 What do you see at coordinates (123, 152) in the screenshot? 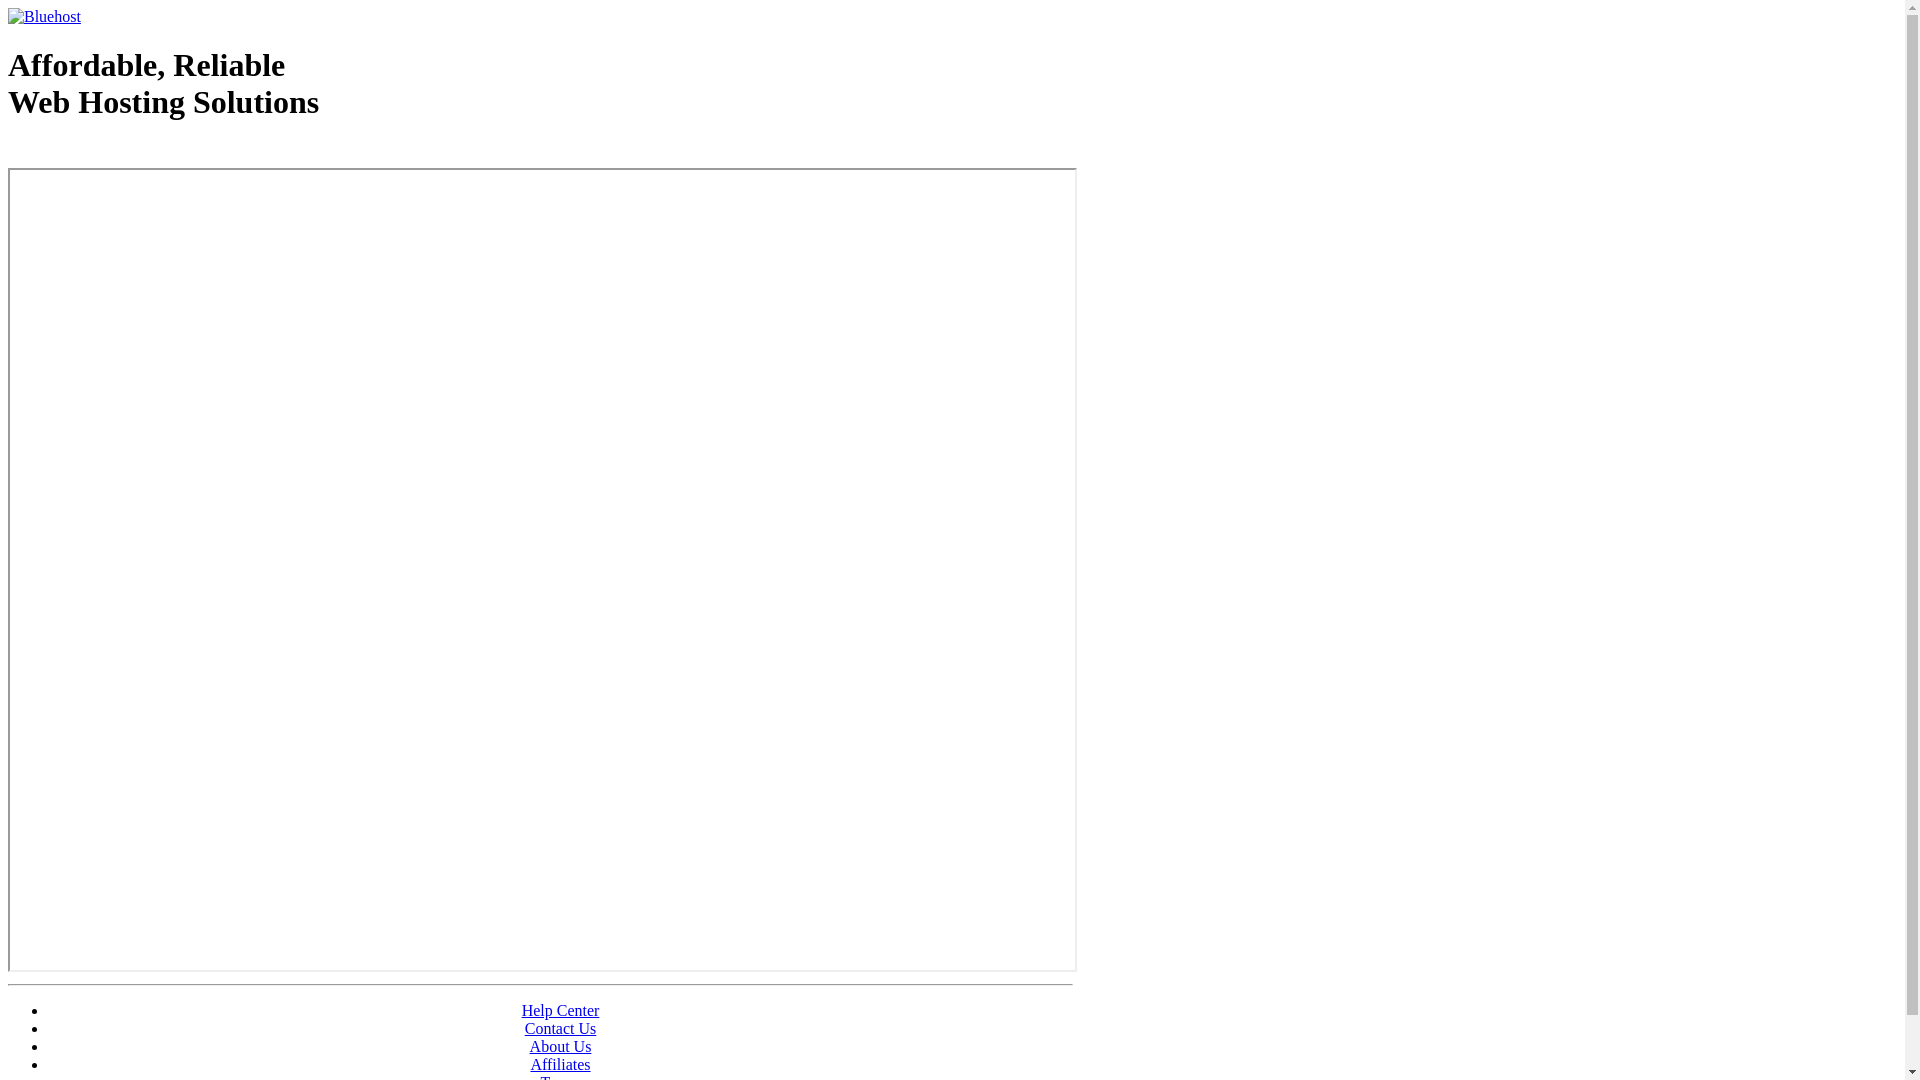
I see `'Web Hosting - courtesy of www.bluehost.com'` at bounding box center [123, 152].